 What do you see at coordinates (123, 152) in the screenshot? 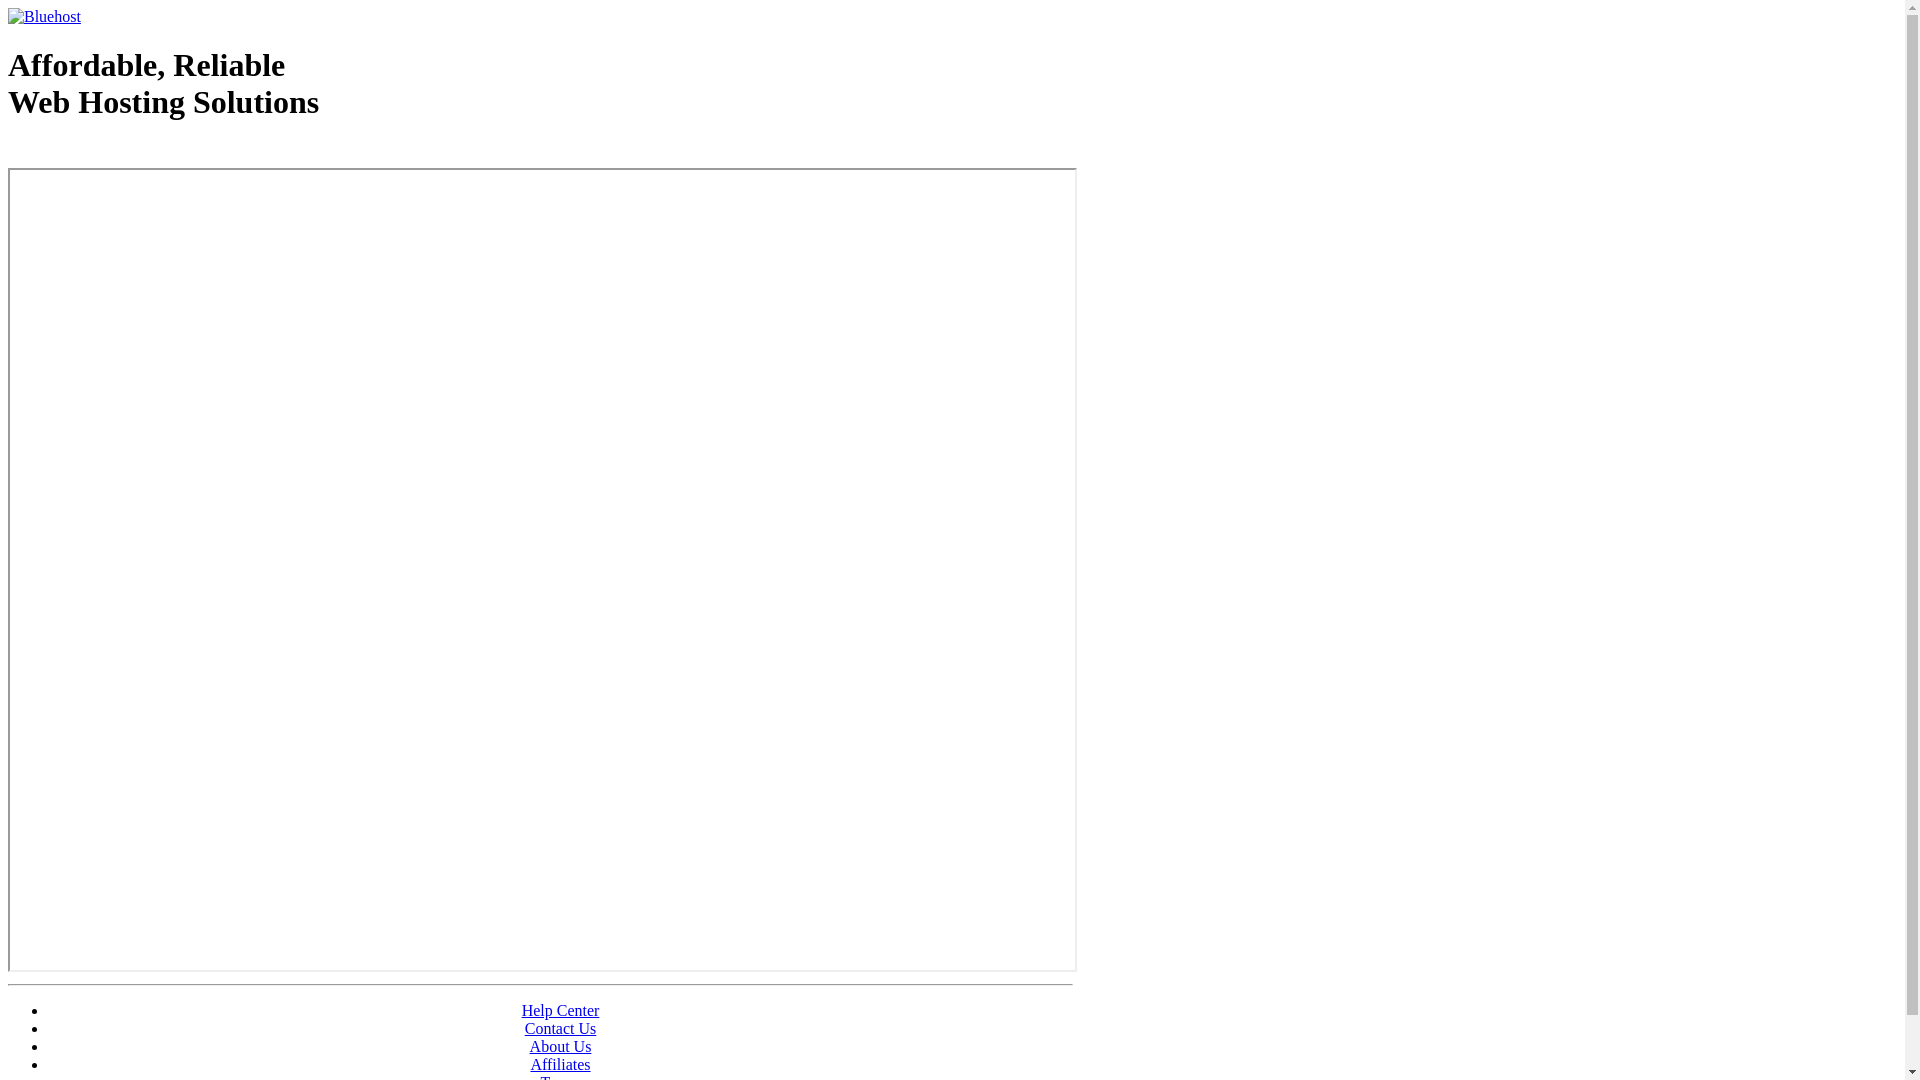
I see `'Web Hosting - courtesy of www.bluehost.com'` at bounding box center [123, 152].